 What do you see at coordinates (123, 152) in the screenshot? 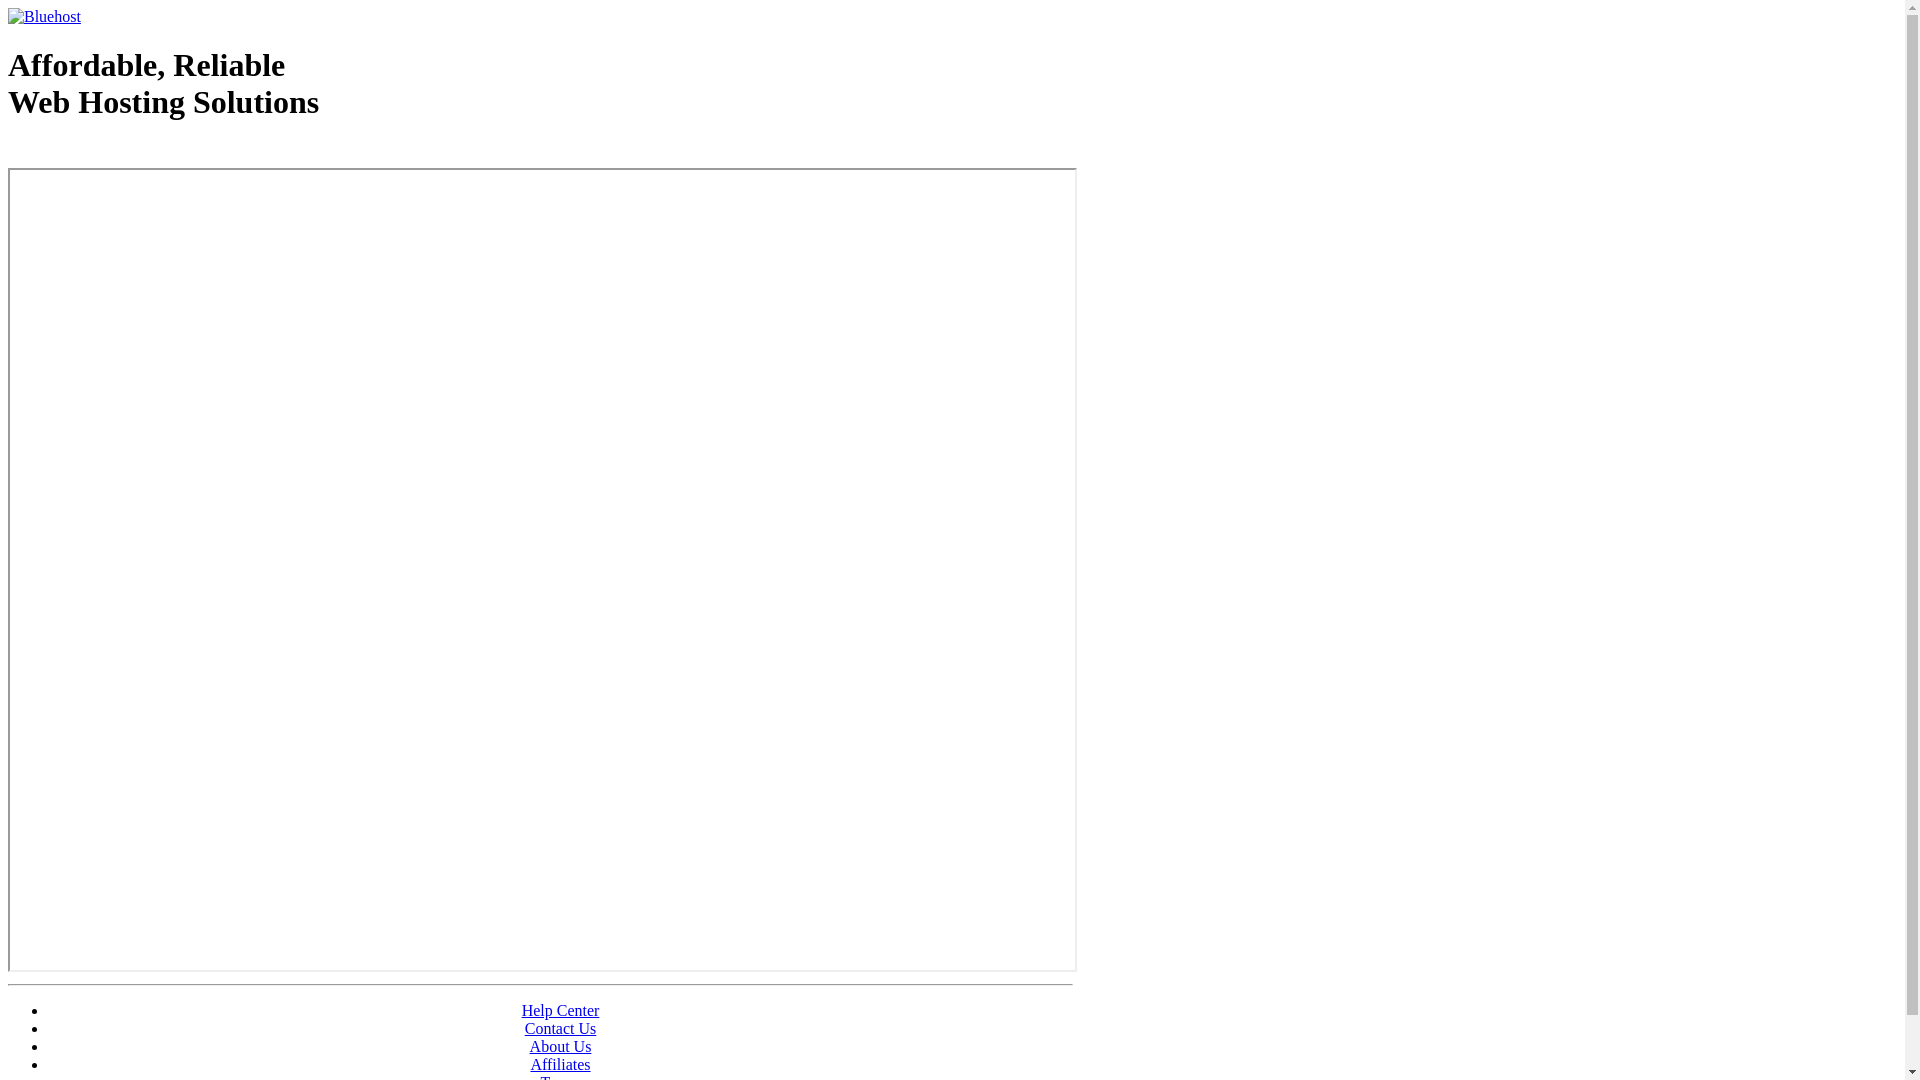
I see `'Web Hosting - courtesy of www.bluehost.com'` at bounding box center [123, 152].